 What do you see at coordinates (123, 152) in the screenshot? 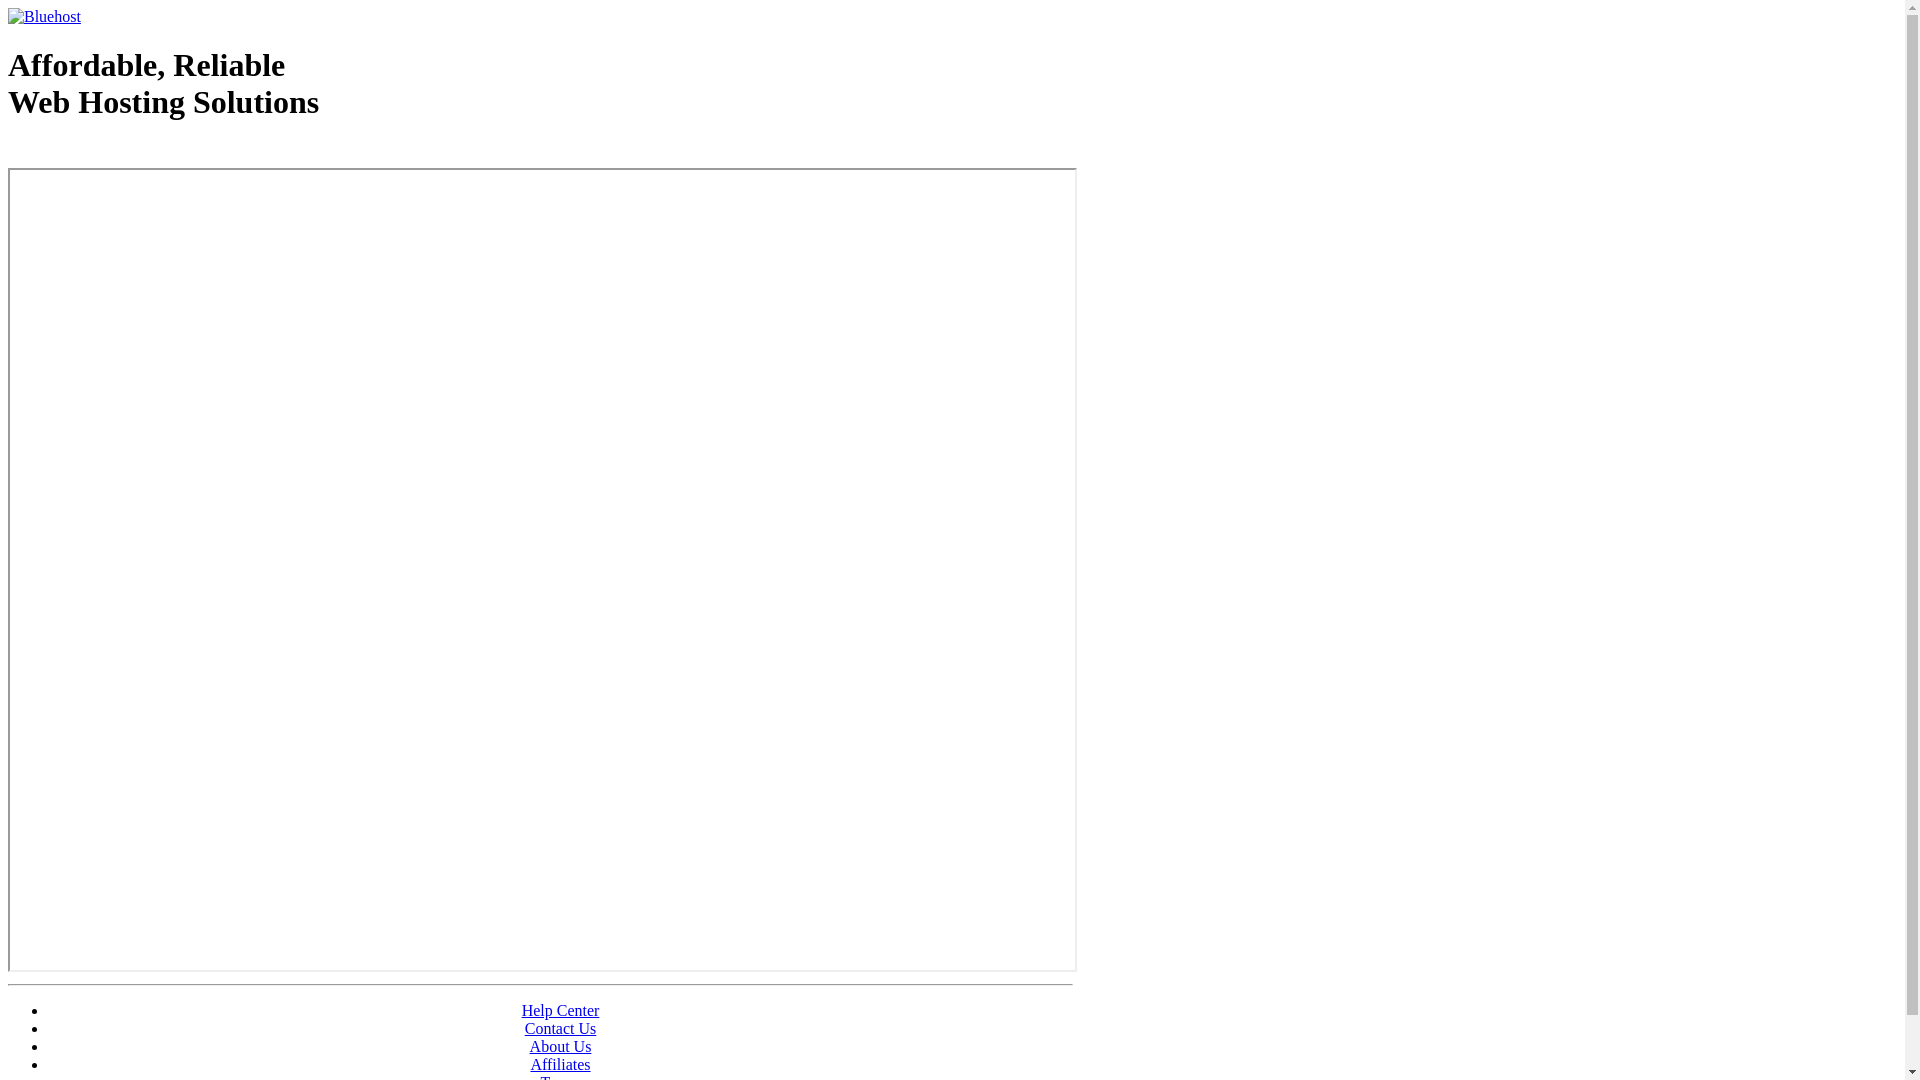
I see `'Web Hosting - courtesy of www.bluehost.com'` at bounding box center [123, 152].